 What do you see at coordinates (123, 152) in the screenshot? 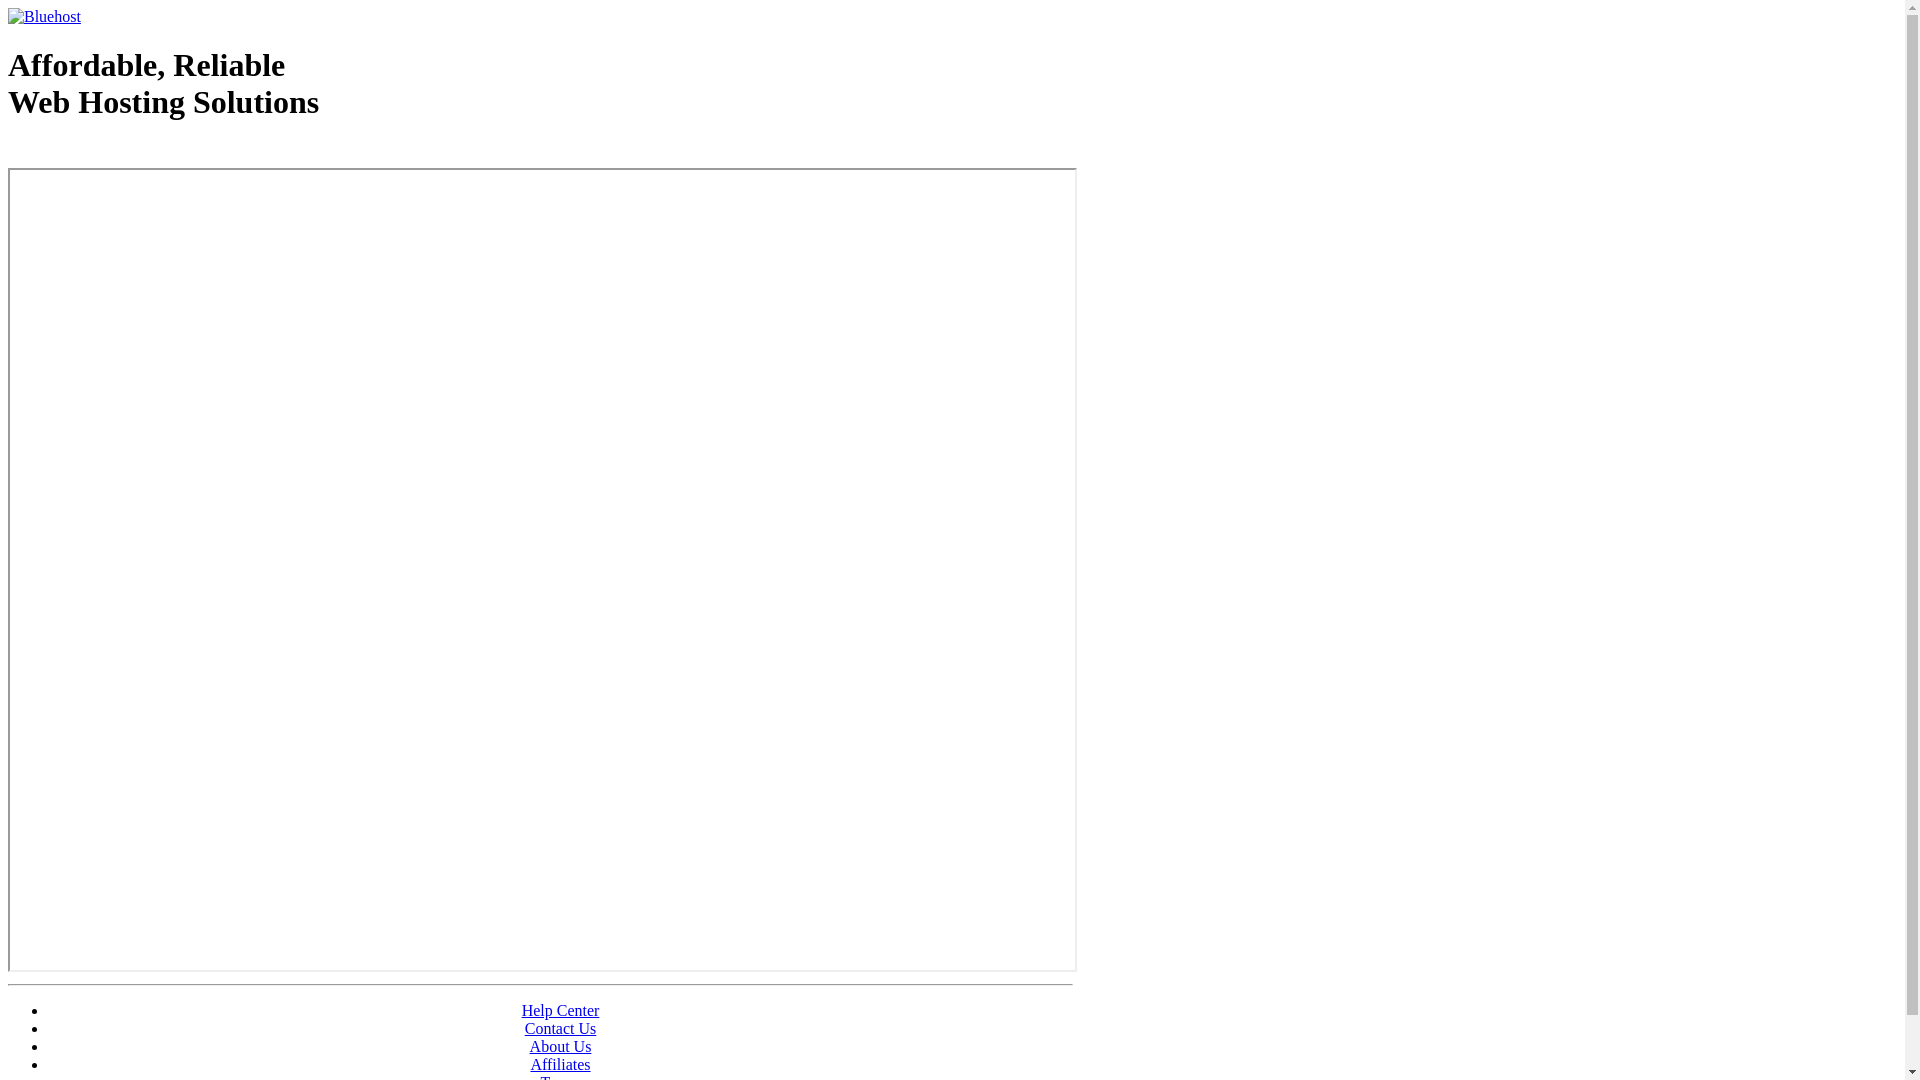
I see `'Web Hosting - courtesy of www.bluehost.com'` at bounding box center [123, 152].